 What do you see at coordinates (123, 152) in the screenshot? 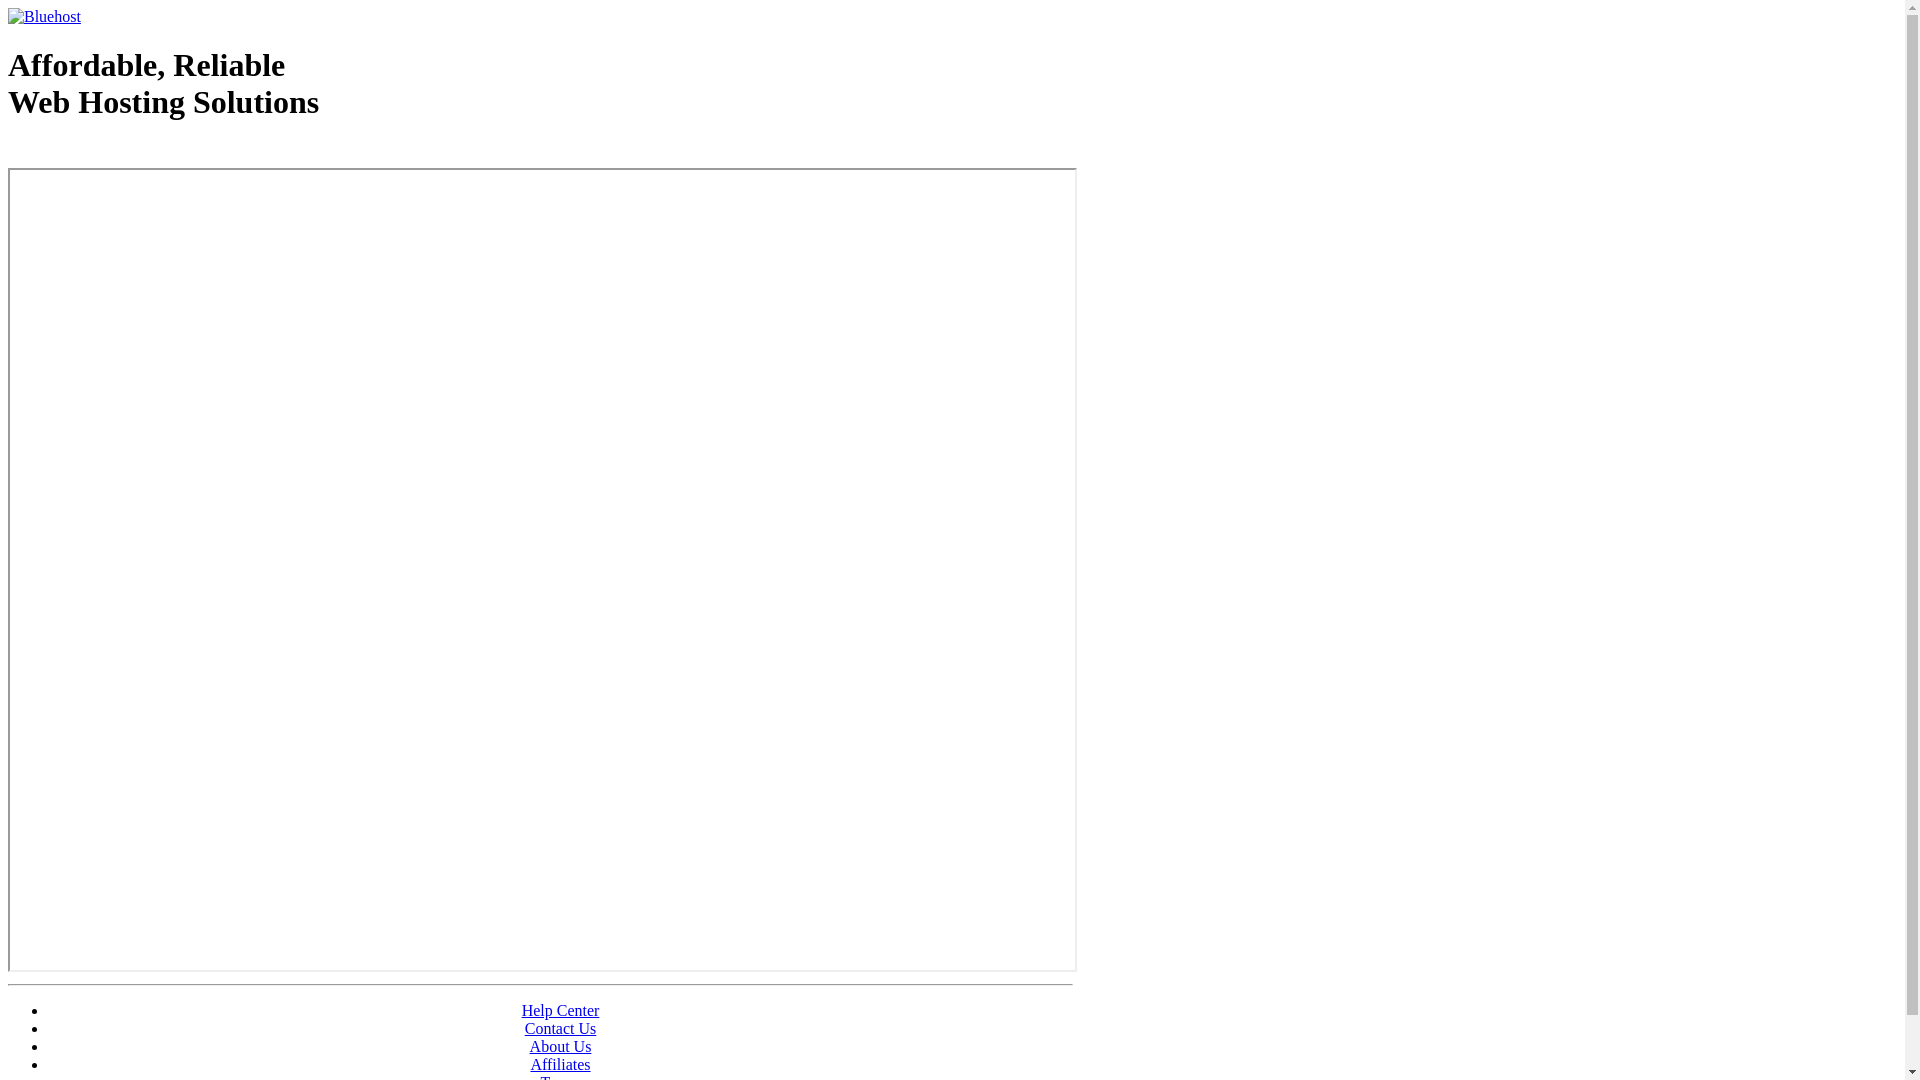
I see `'Web Hosting - courtesy of www.bluehost.com'` at bounding box center [123, 152].